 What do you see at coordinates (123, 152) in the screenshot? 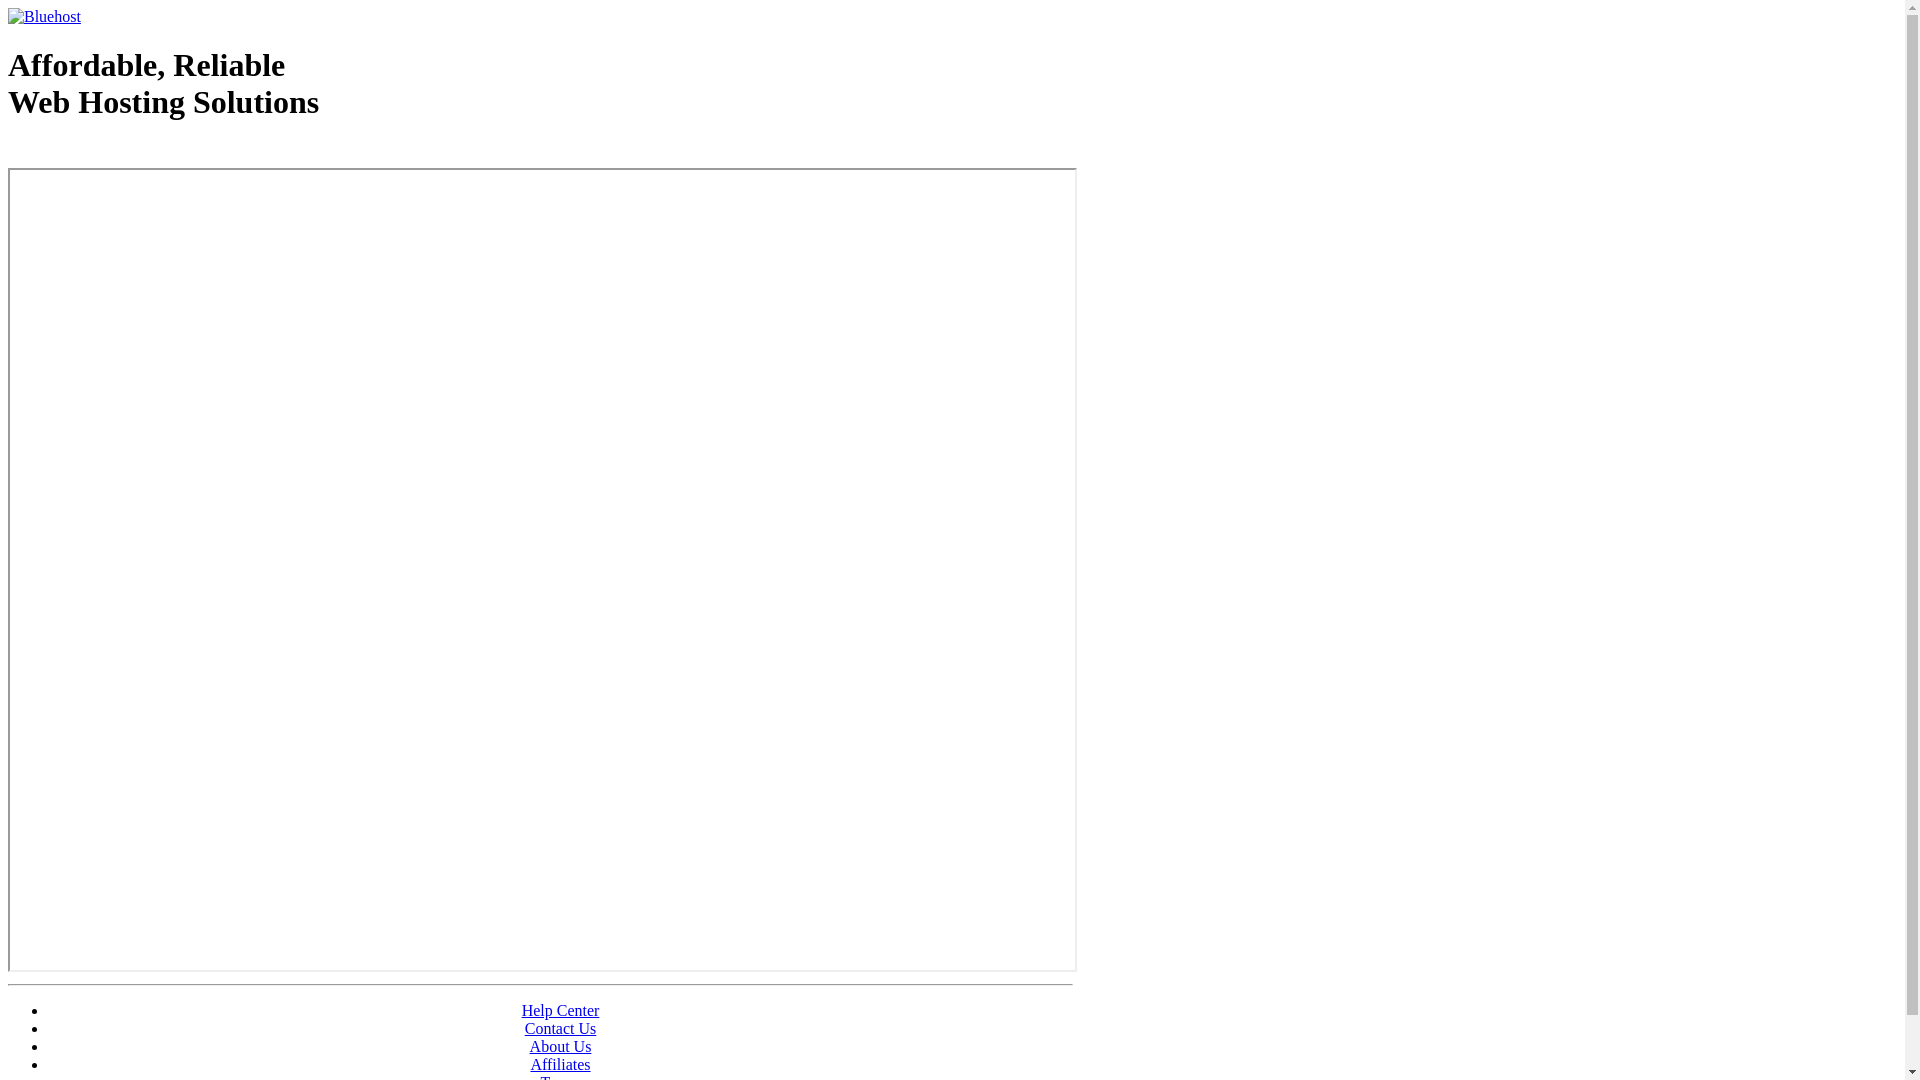
I see `'Web Hosting - courtesy of www.bluehost.com'` at bounding box center [123, 152].